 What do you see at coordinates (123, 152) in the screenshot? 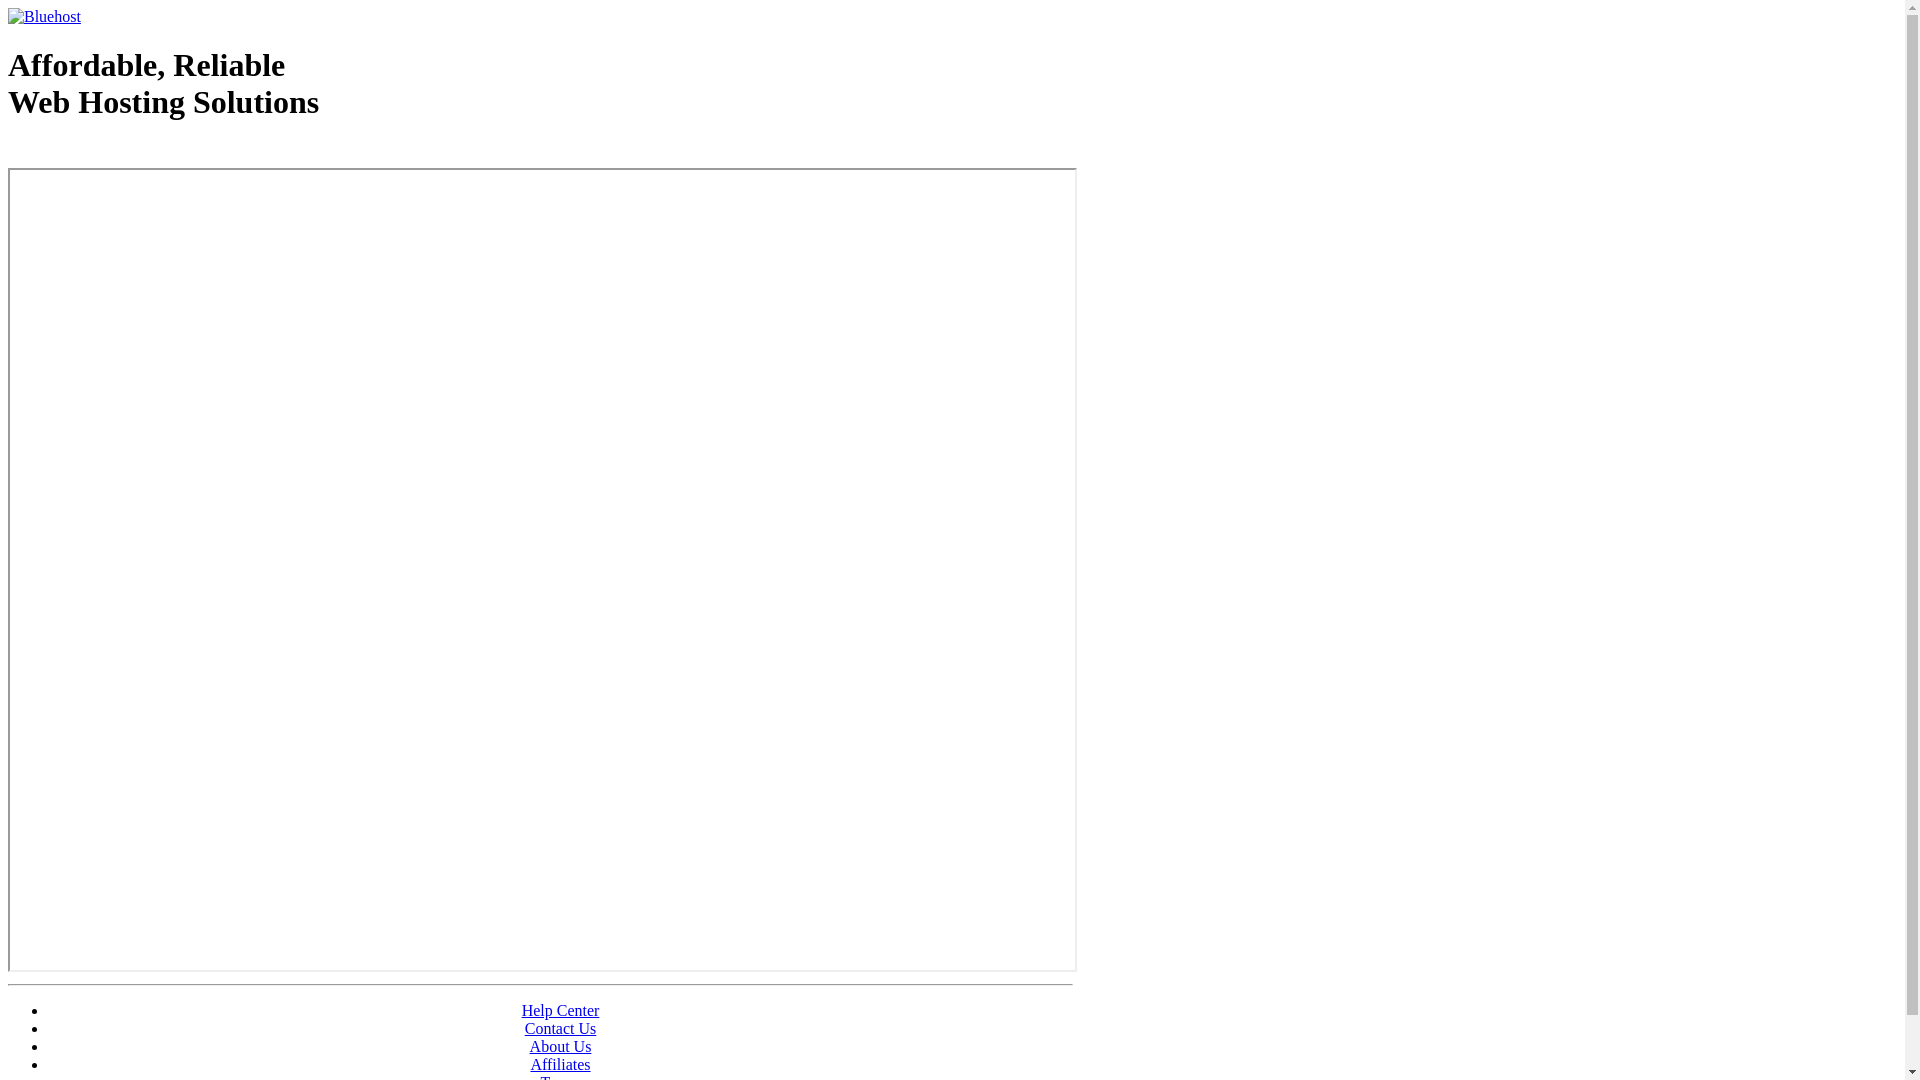
I see `'Web Hosting - courtesy of www.bluehost.com'` at bounding box center [123, 152].